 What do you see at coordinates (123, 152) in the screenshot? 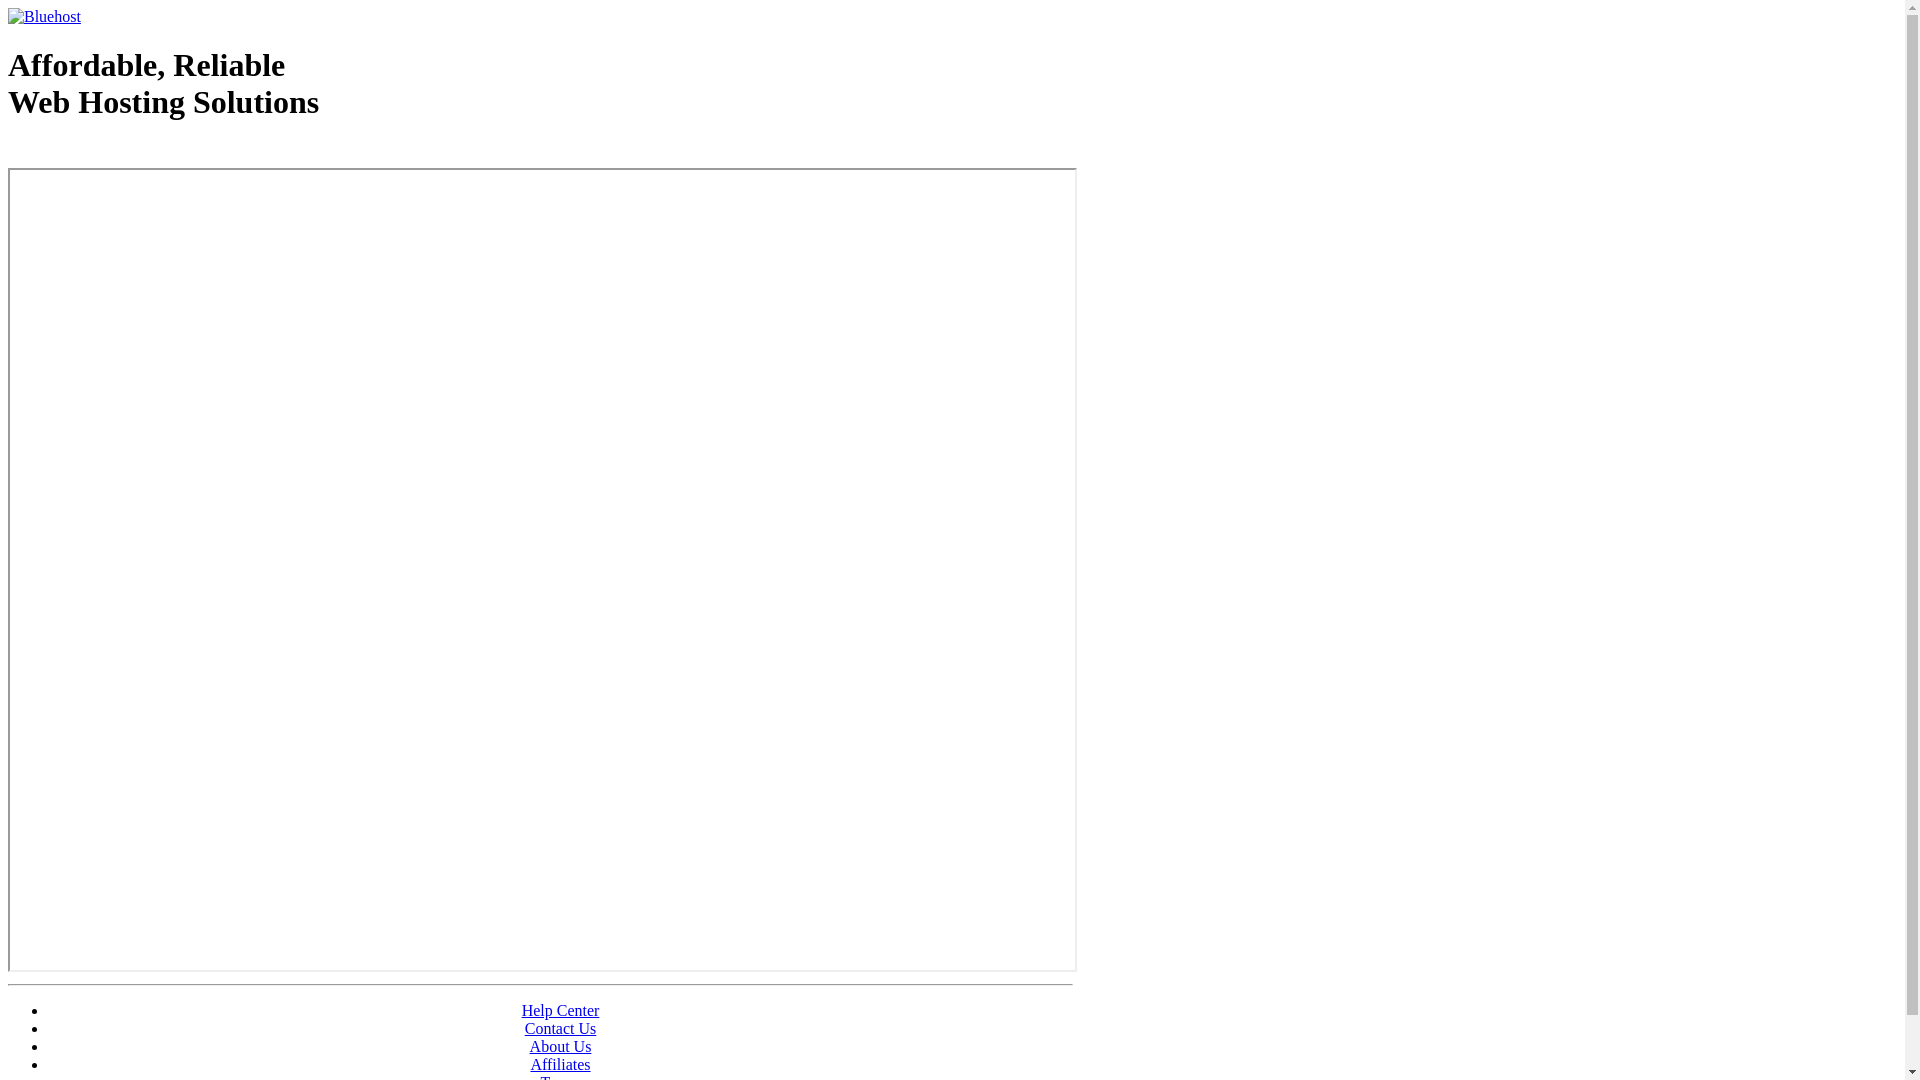
I see `'Web Hosting - courtesy of www.bluehost.com'` at bounding box center [123, 152].